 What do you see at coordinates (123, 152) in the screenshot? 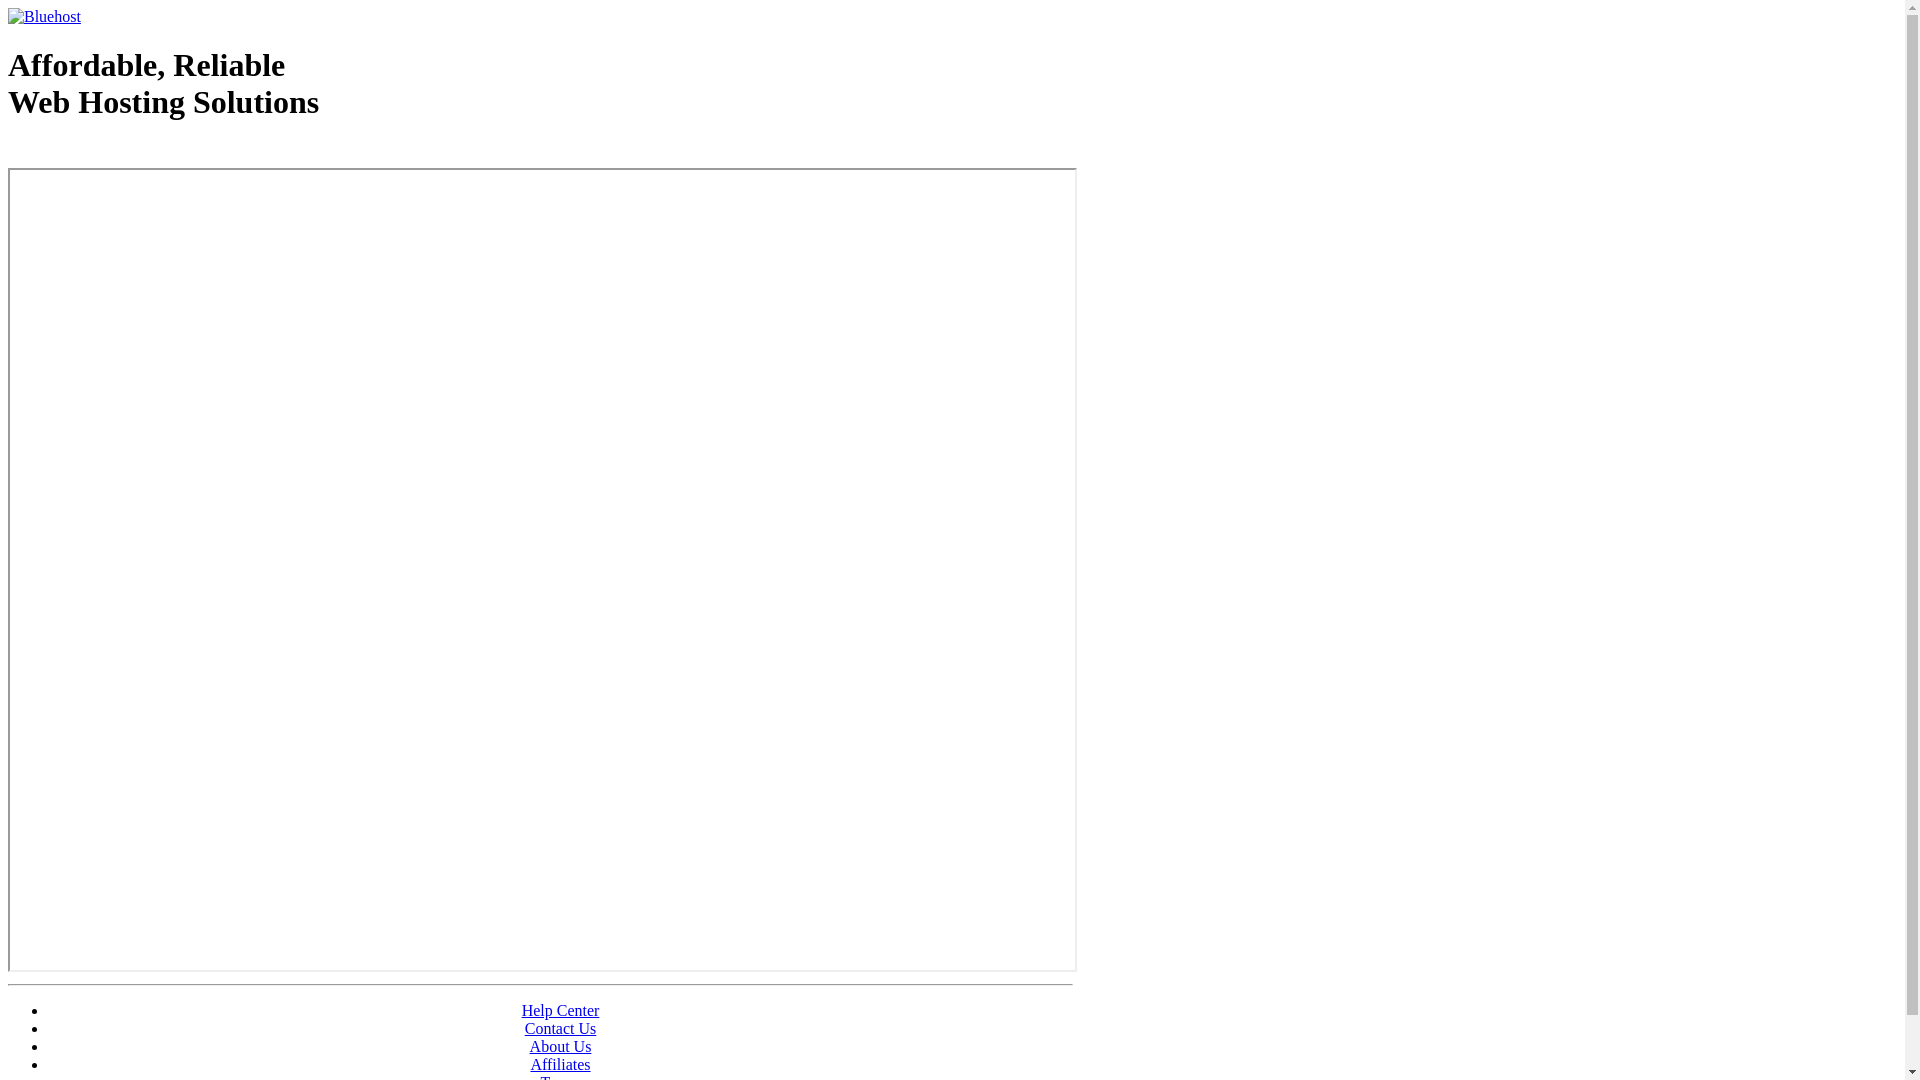
I see `'Web Hosting - courtesy of www.bluehost.com'` at bounding box center [123, 152].